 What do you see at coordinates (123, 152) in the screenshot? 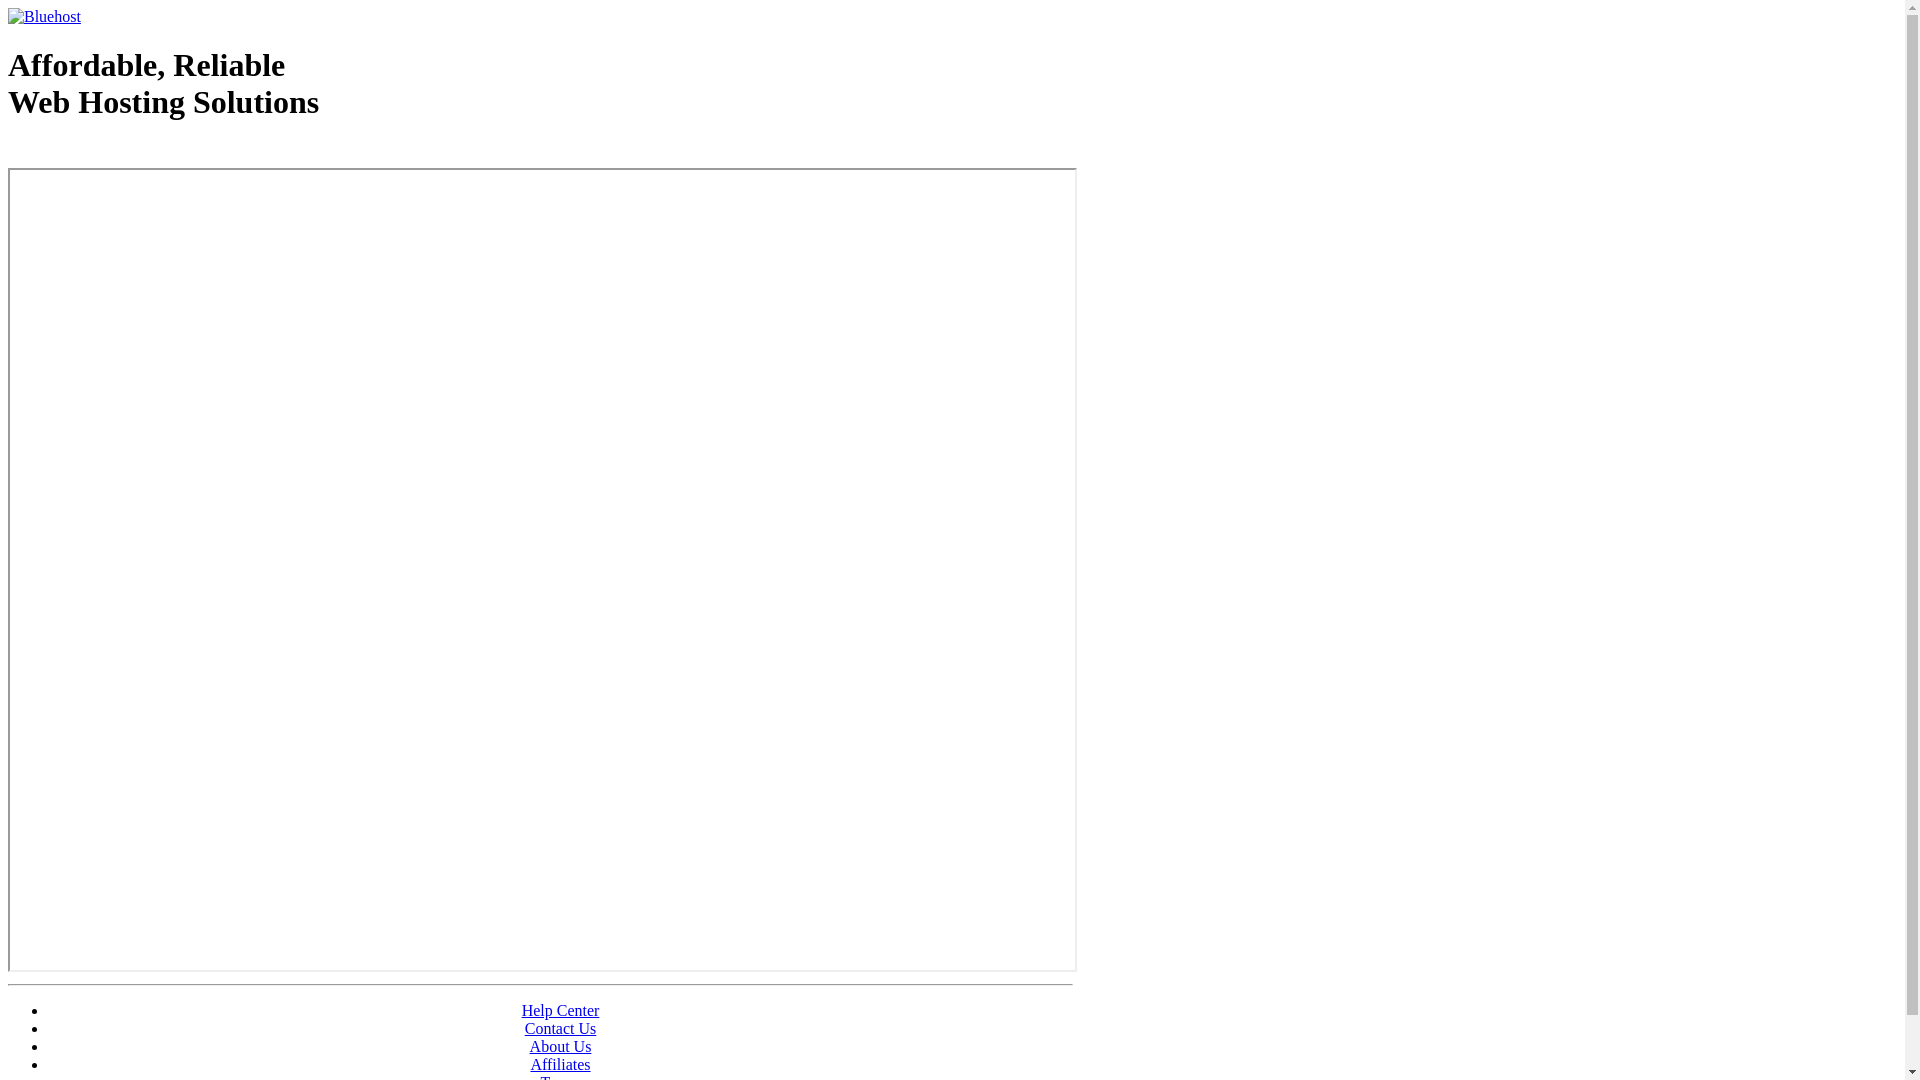
I see `'Web Hosting - courtesy of www.bluehost.com'` at bounding box center [123, 152].